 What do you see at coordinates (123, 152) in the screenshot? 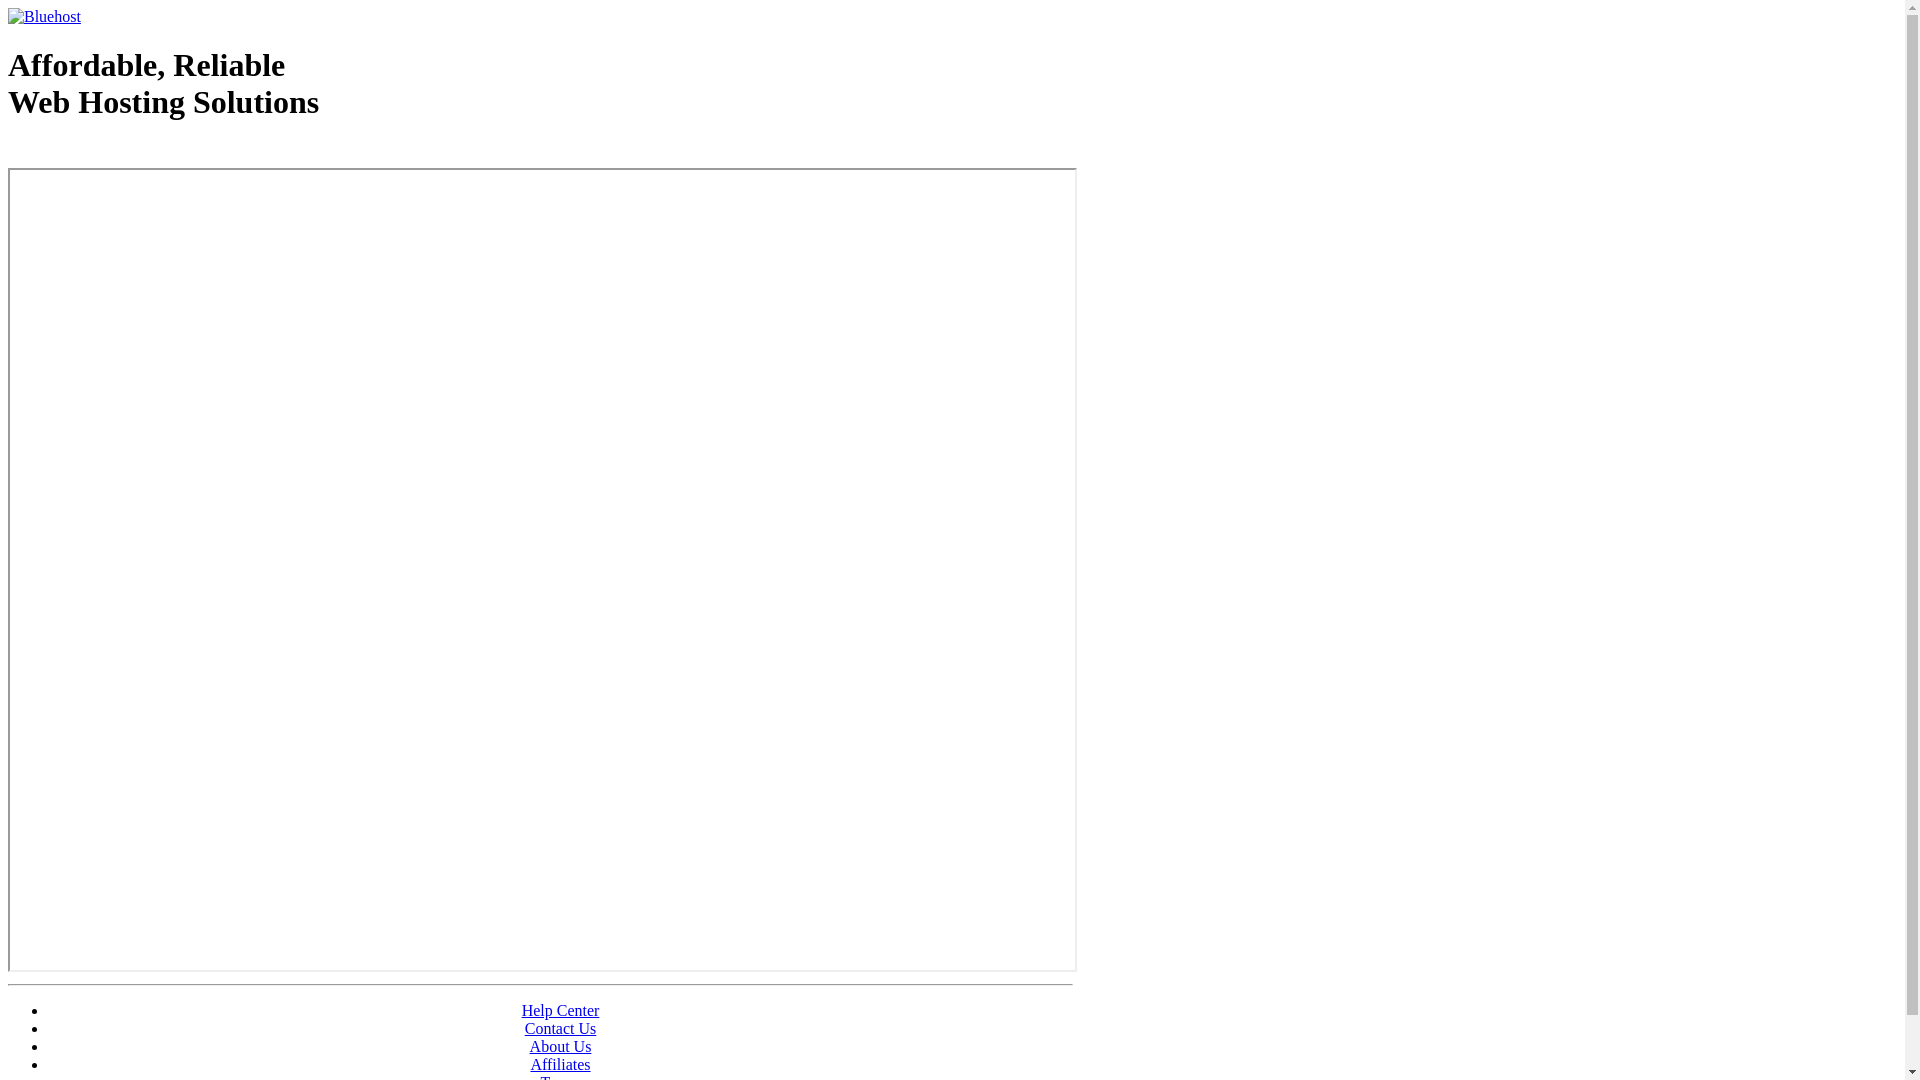
I see `'Web Hosting - courtesy of www.bluehost.com'` at bounding box center [123, 152].